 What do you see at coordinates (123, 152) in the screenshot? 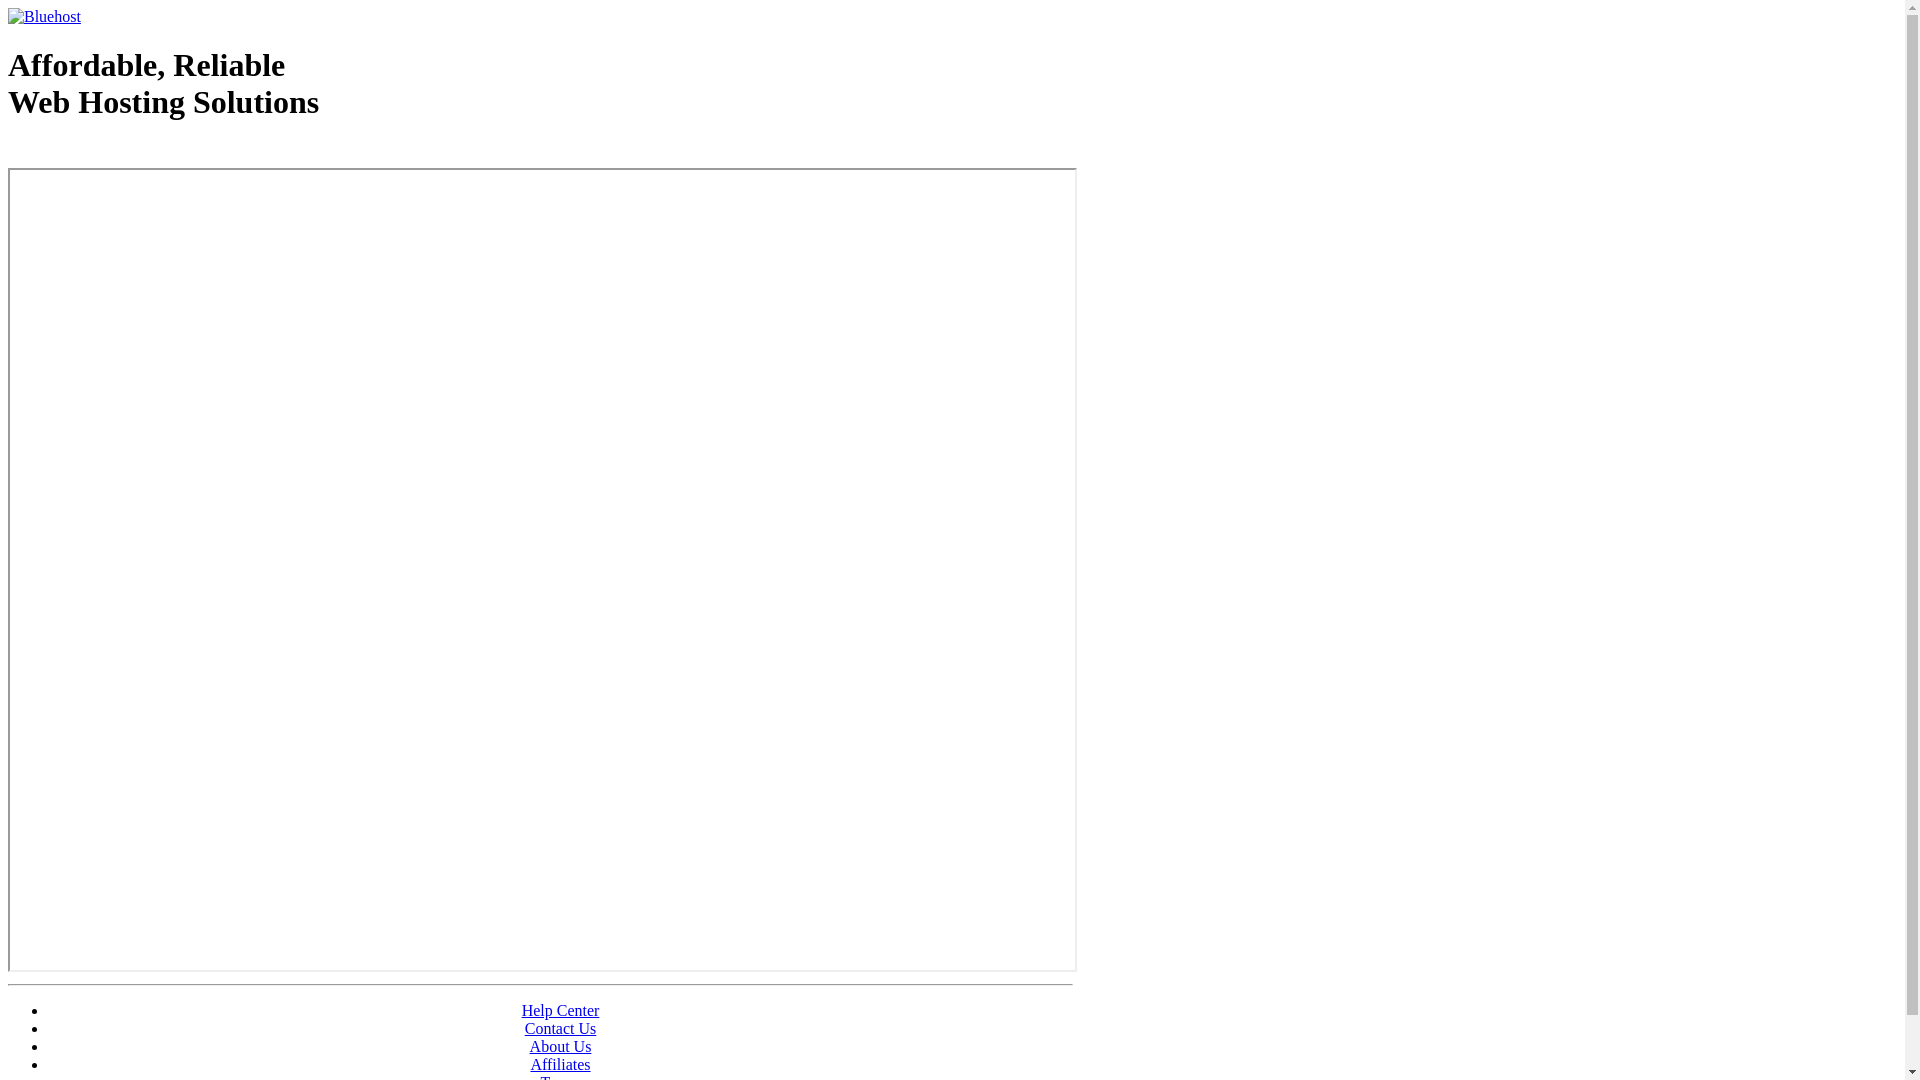
I see `'Web Hosting - courtesy of www.bluehost.com'` at bounding box center [123, 152].